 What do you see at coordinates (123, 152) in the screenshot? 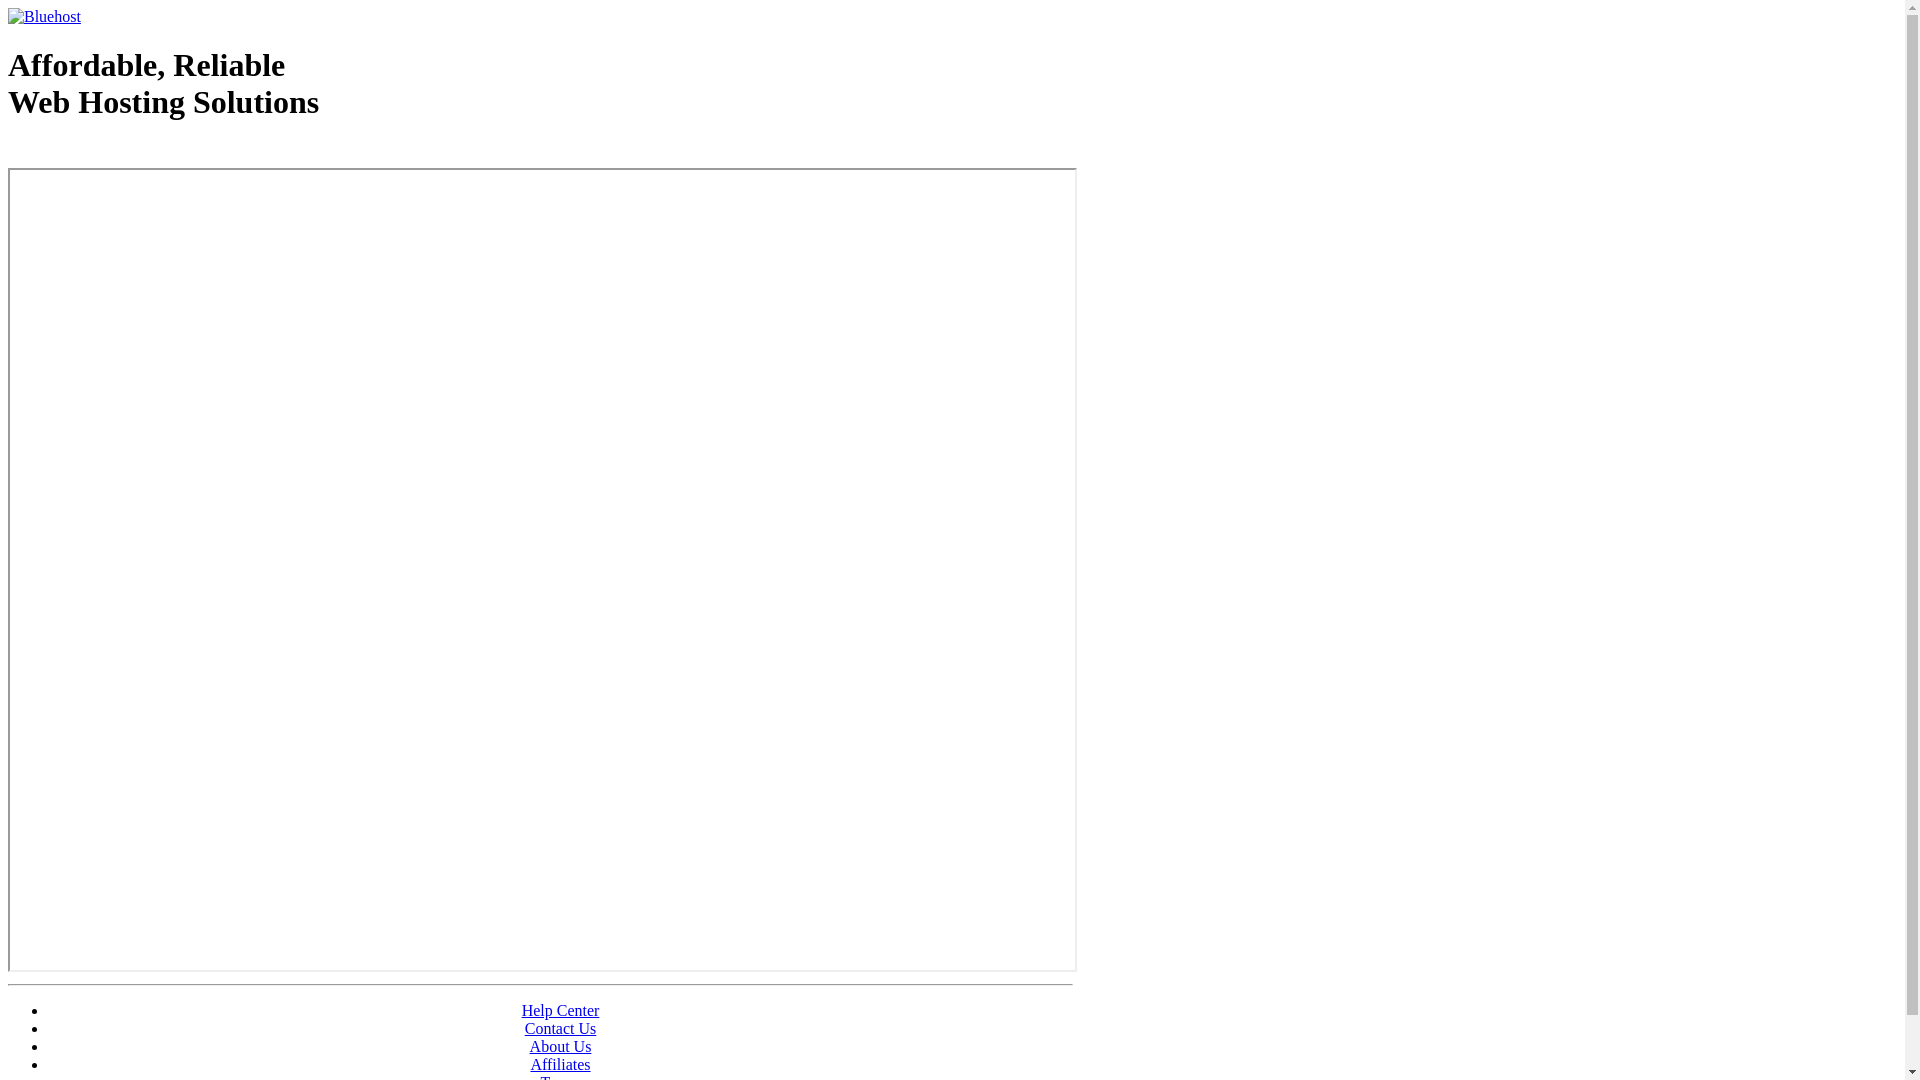
I see `'Web Hosting - courtesy of www.bluehost.com'` at bounding box center [123, 152].